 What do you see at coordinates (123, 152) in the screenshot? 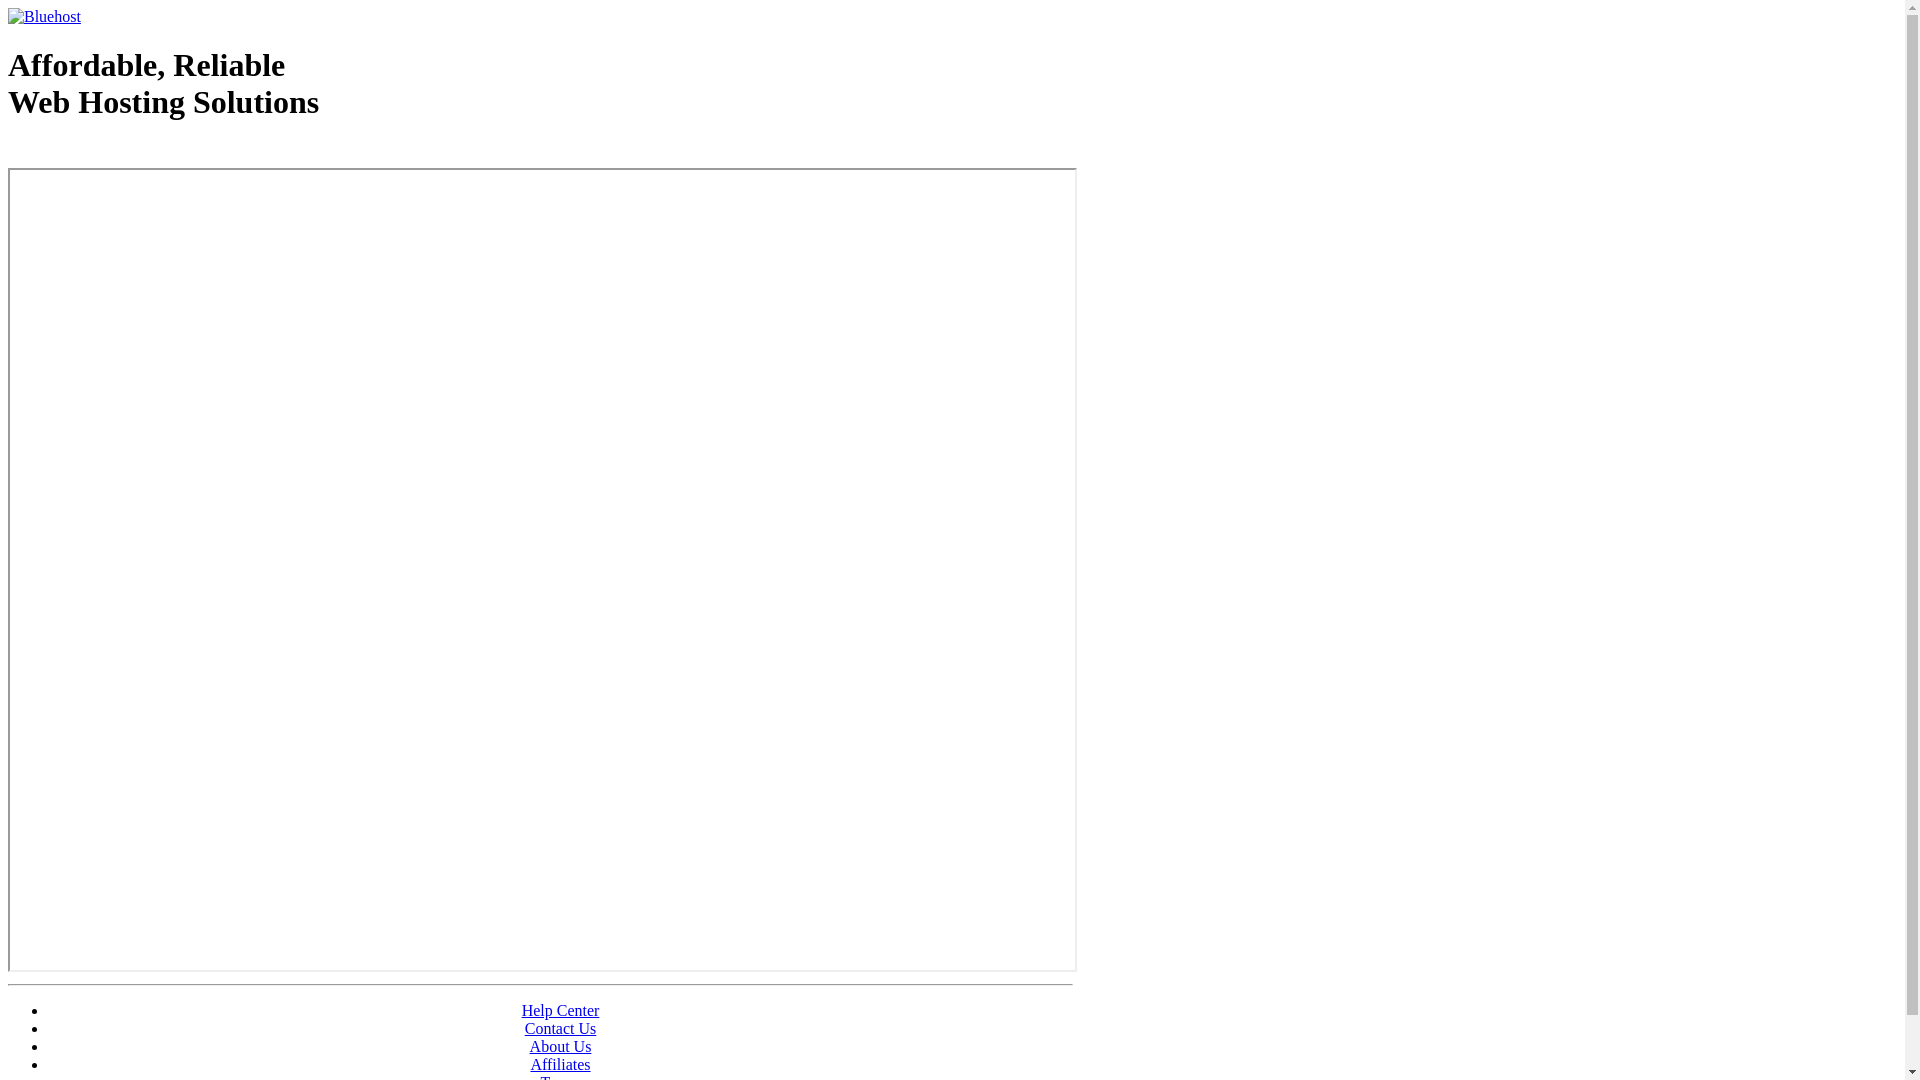
I see `'Web Hosting - courtesy of www.bluehost.com'` at bounding box center [123, 152].